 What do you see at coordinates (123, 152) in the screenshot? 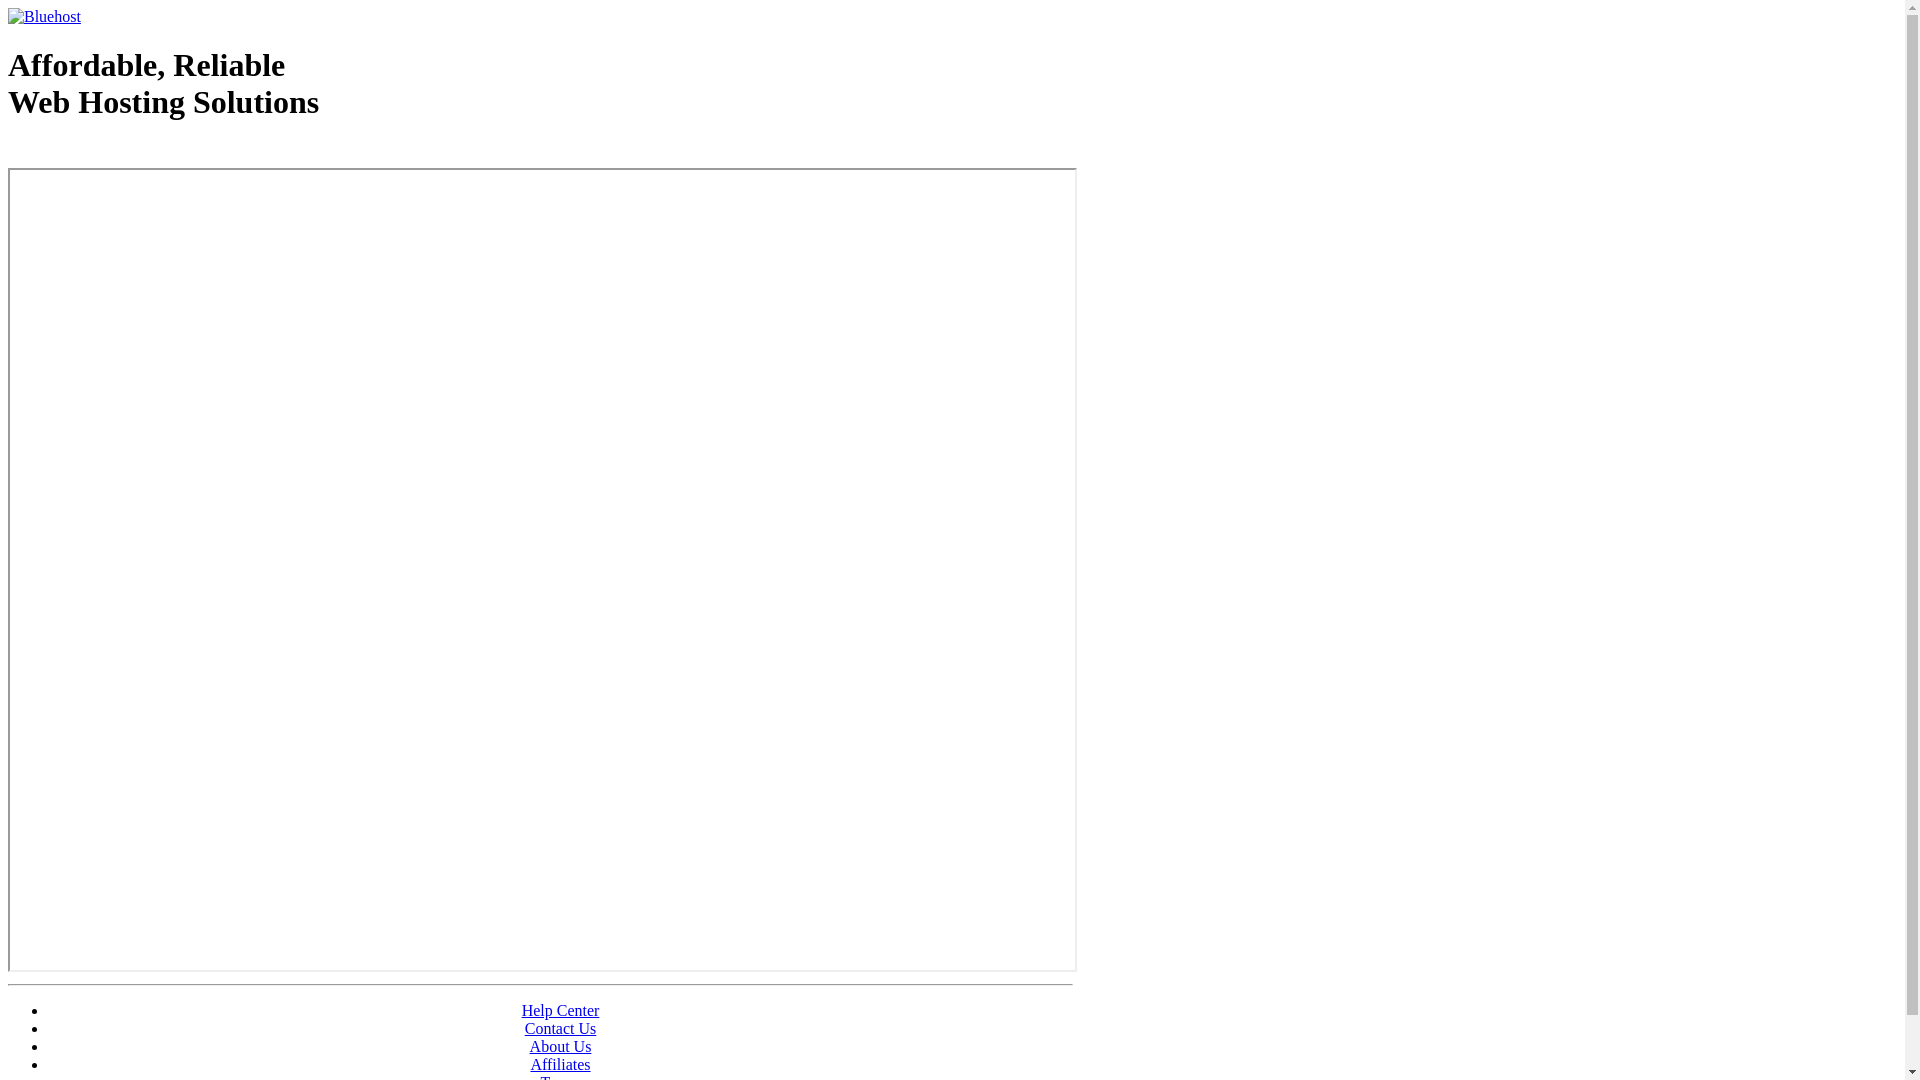
I see `'Web Hosting - courtesy of www.bluehost.com'` at bounding box center [123, 152].